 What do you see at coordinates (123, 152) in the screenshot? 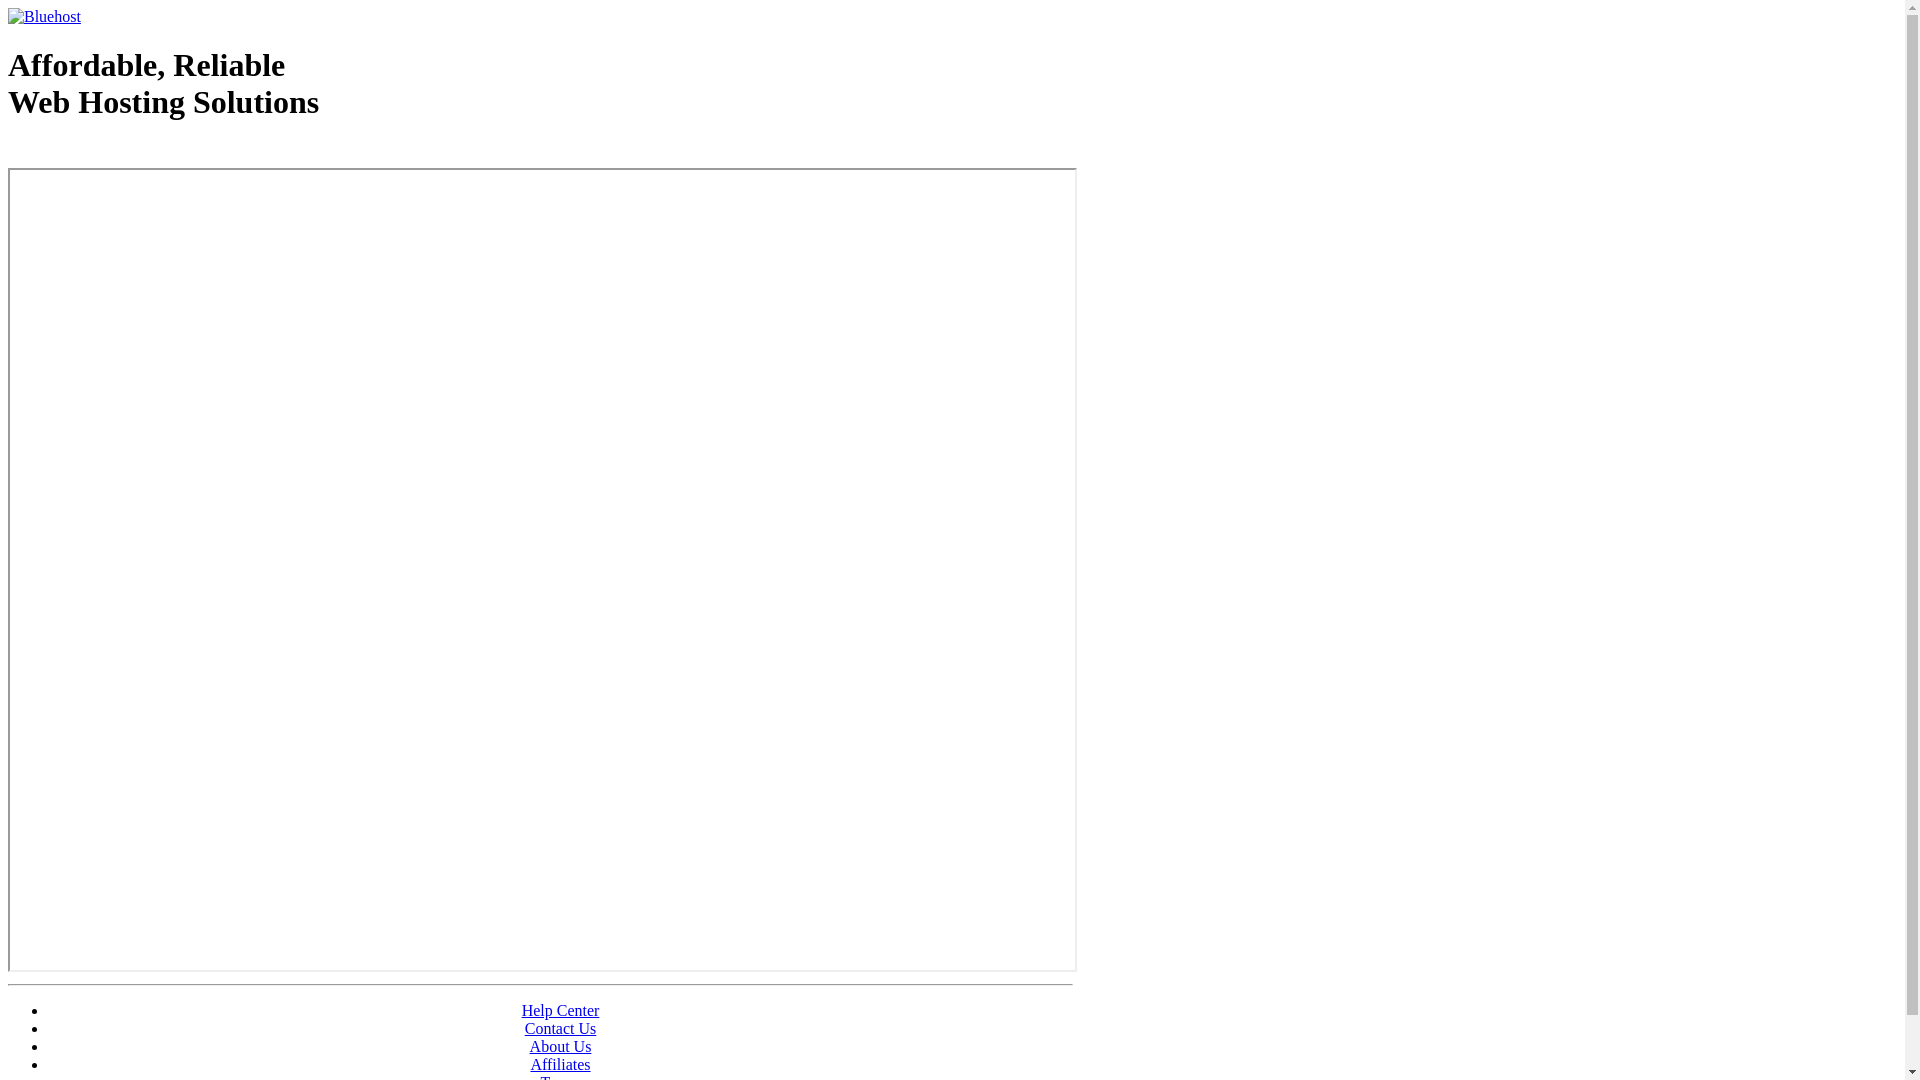
I see `'Web Hosting - courtesy of www.bluehost.com'` at bounding box center [123, 152].